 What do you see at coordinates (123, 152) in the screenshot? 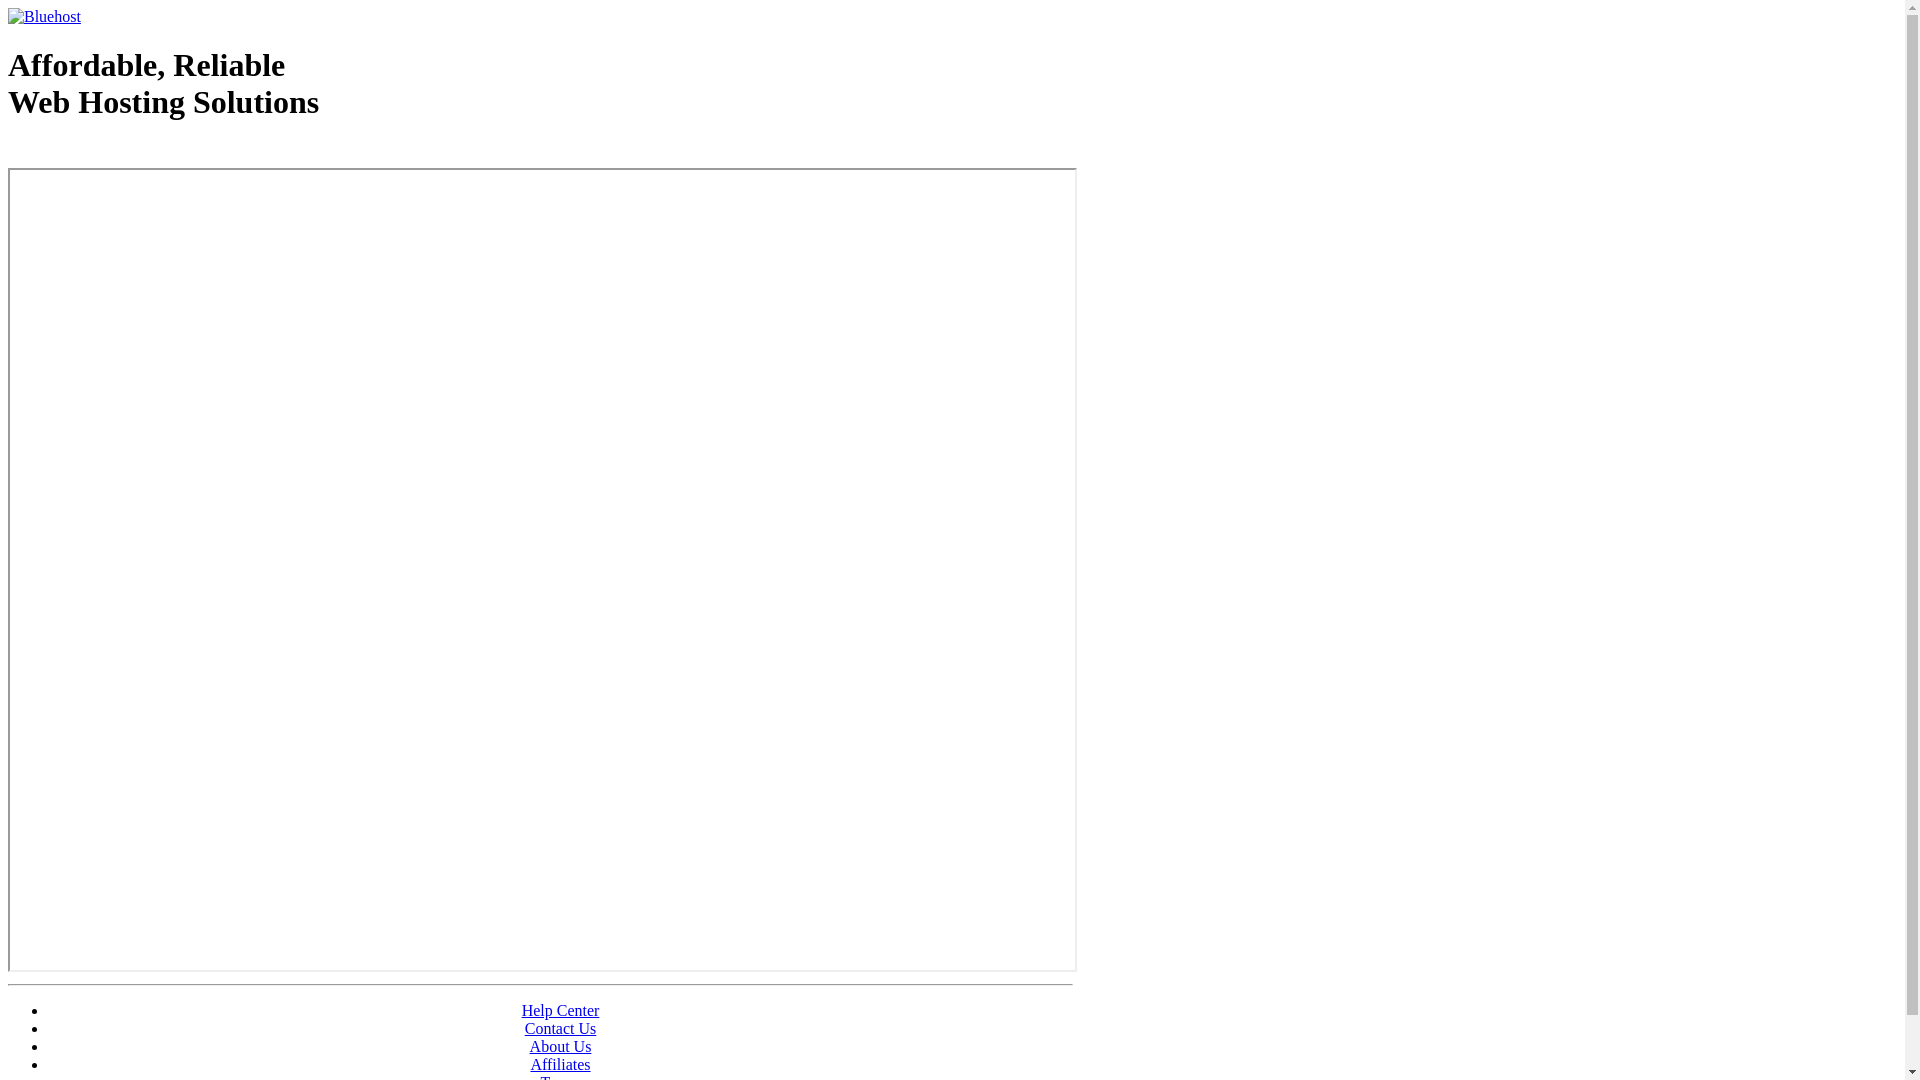
I see `'Web Hosting - courtesy of www.bluehost.com'` at bounding box center [123, 152].